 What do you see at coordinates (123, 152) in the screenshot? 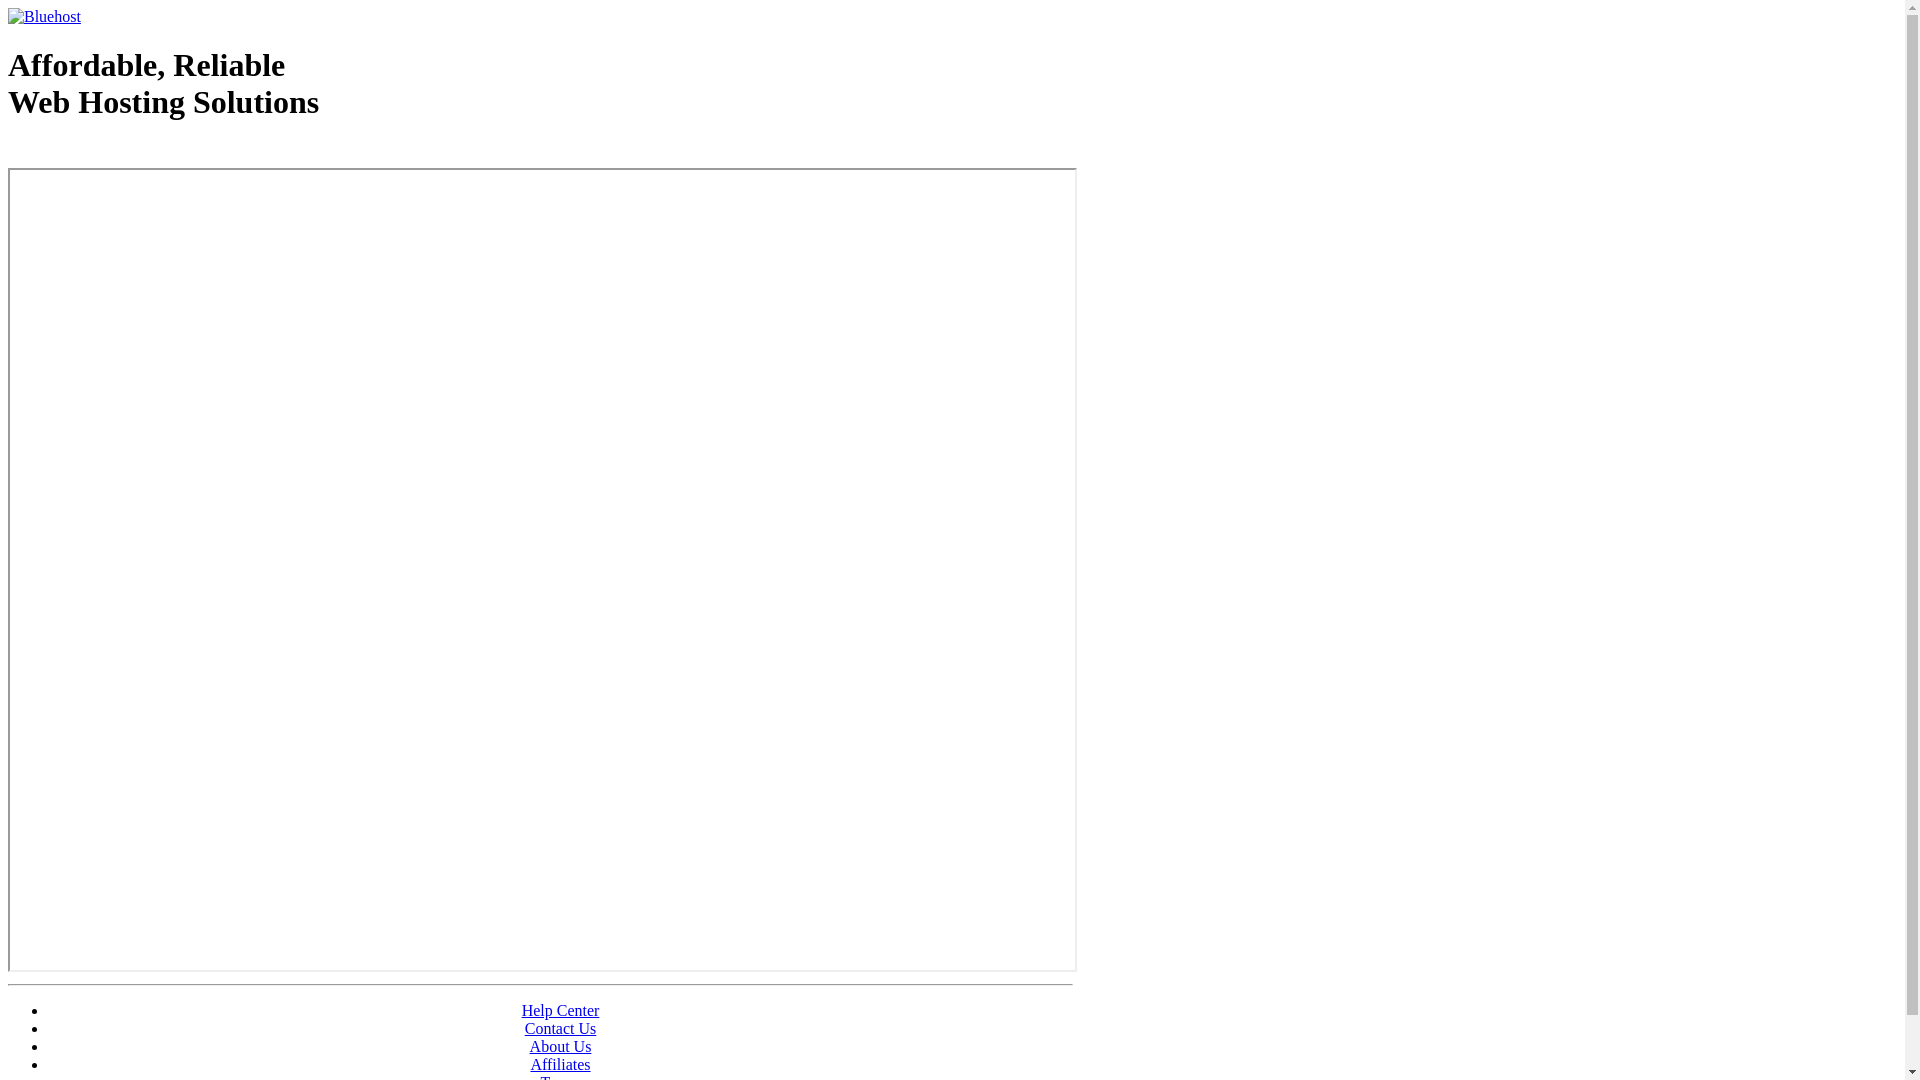
I see `'Web Hosting - courtesy of www.bluehost.com'` at bounding box center [123, 152].